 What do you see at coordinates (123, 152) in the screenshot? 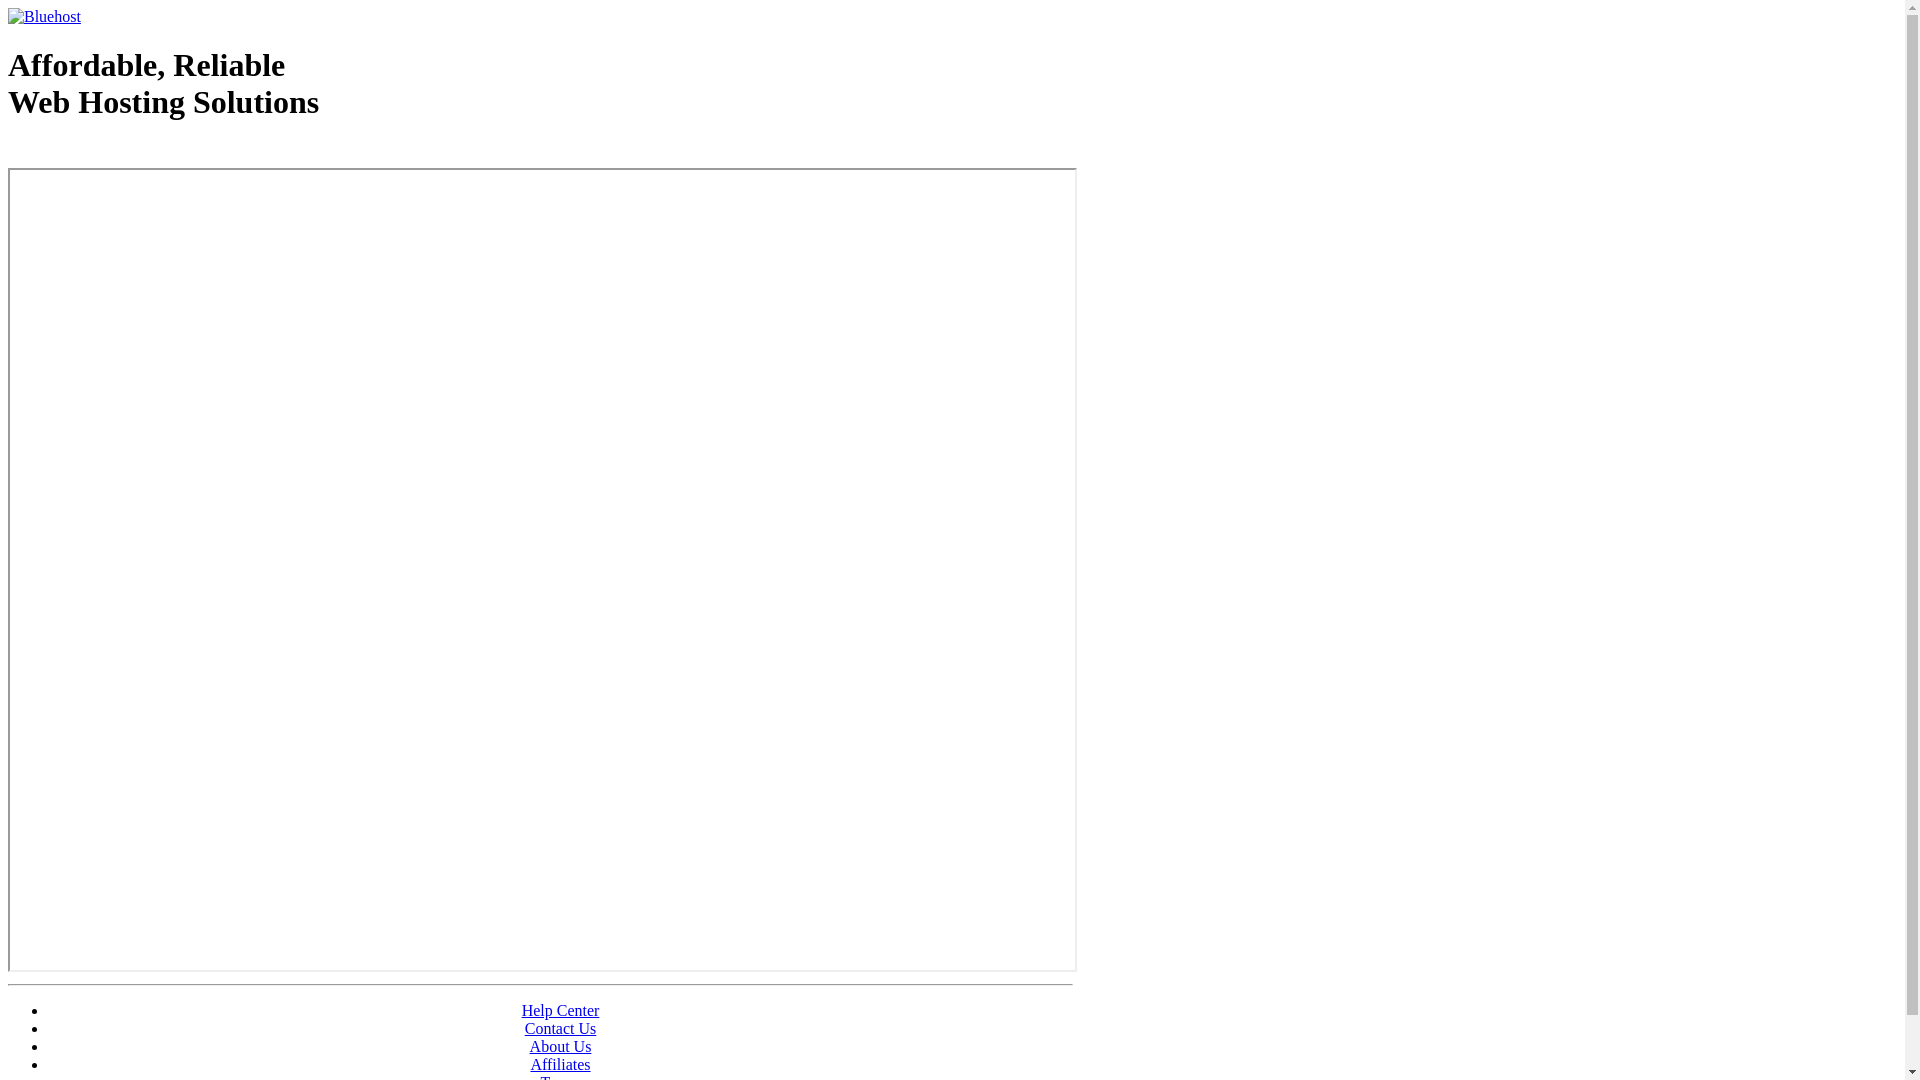
I see `'Web Hosting - courtesy of www.bluehost.com'` at bounding box center [123, 152].